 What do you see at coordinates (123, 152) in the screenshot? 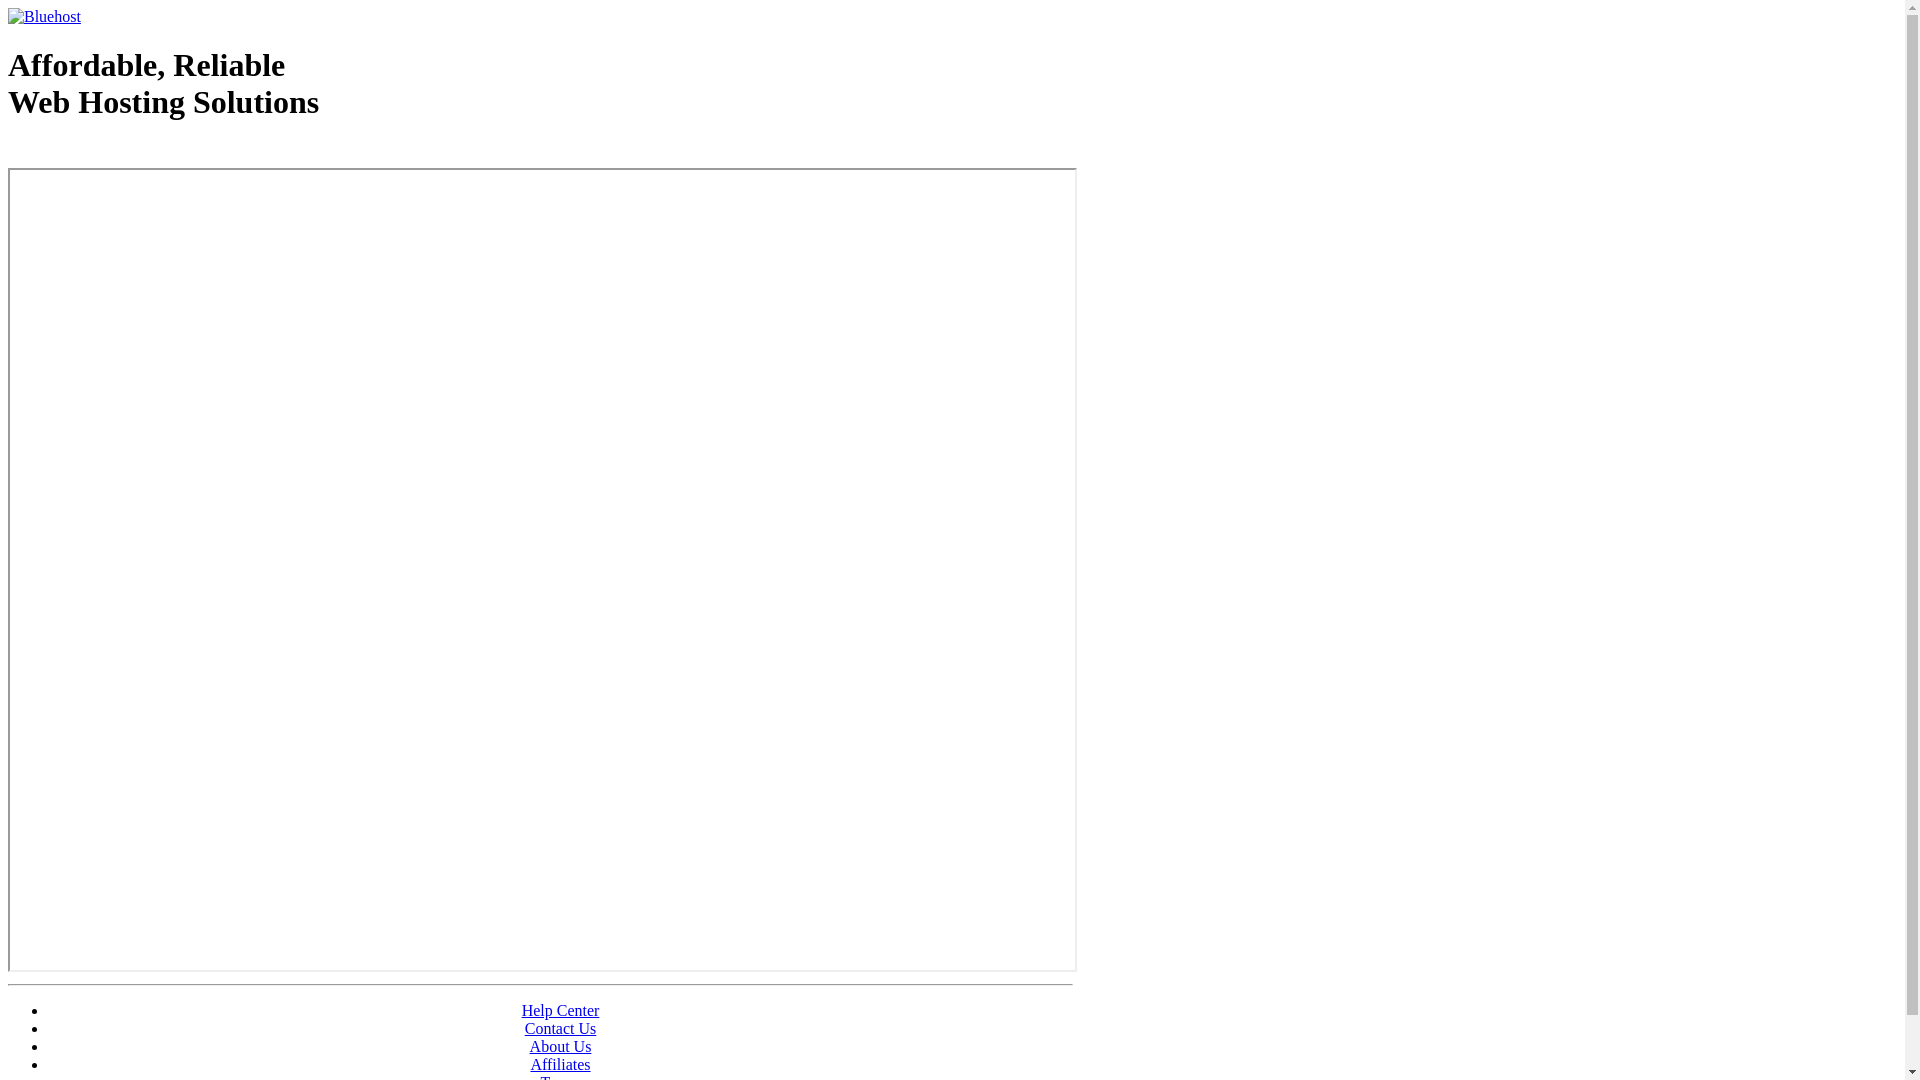
I see `'Web Hosting - courtesy of www.bluehost.com'` at bounding box center [123, 152].